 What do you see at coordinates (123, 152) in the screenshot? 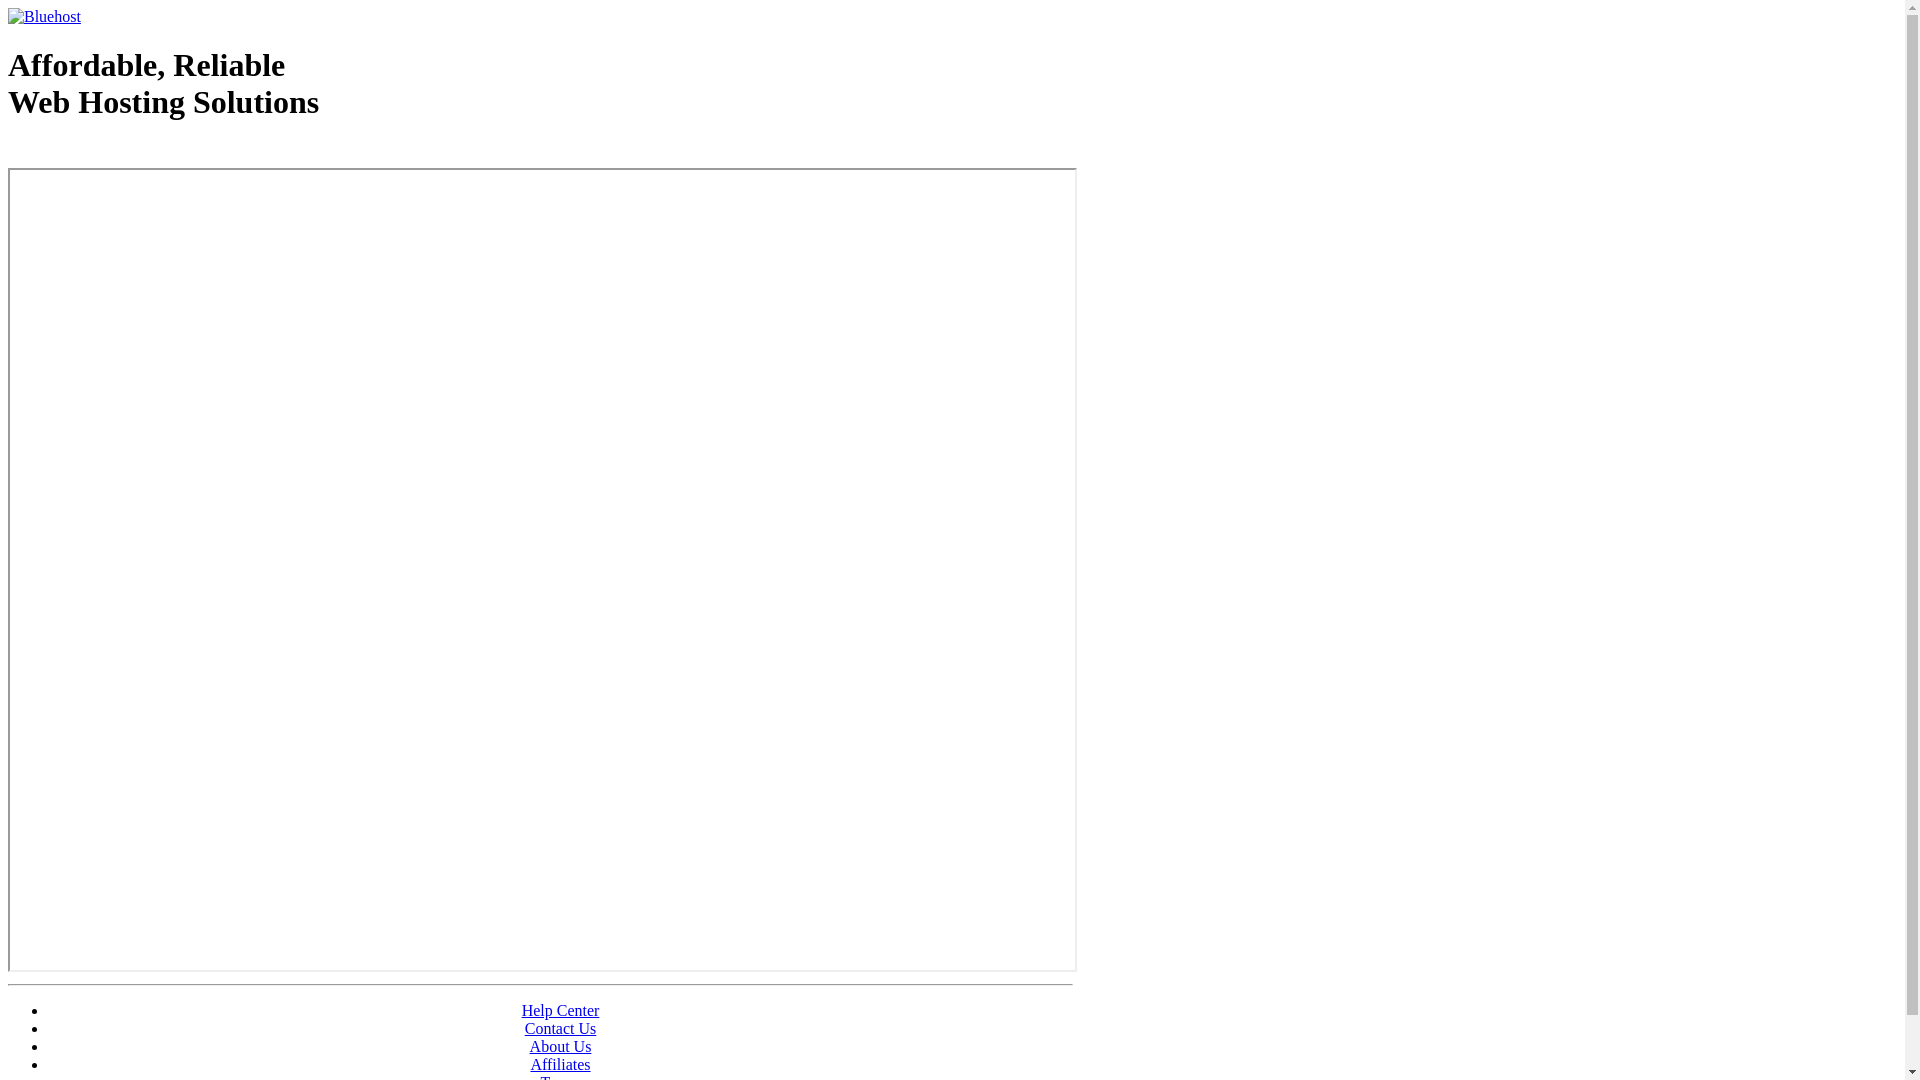
I see `'Web Hosting - courtesy of www.bluehost.com'` at bounding box center [123, 152].